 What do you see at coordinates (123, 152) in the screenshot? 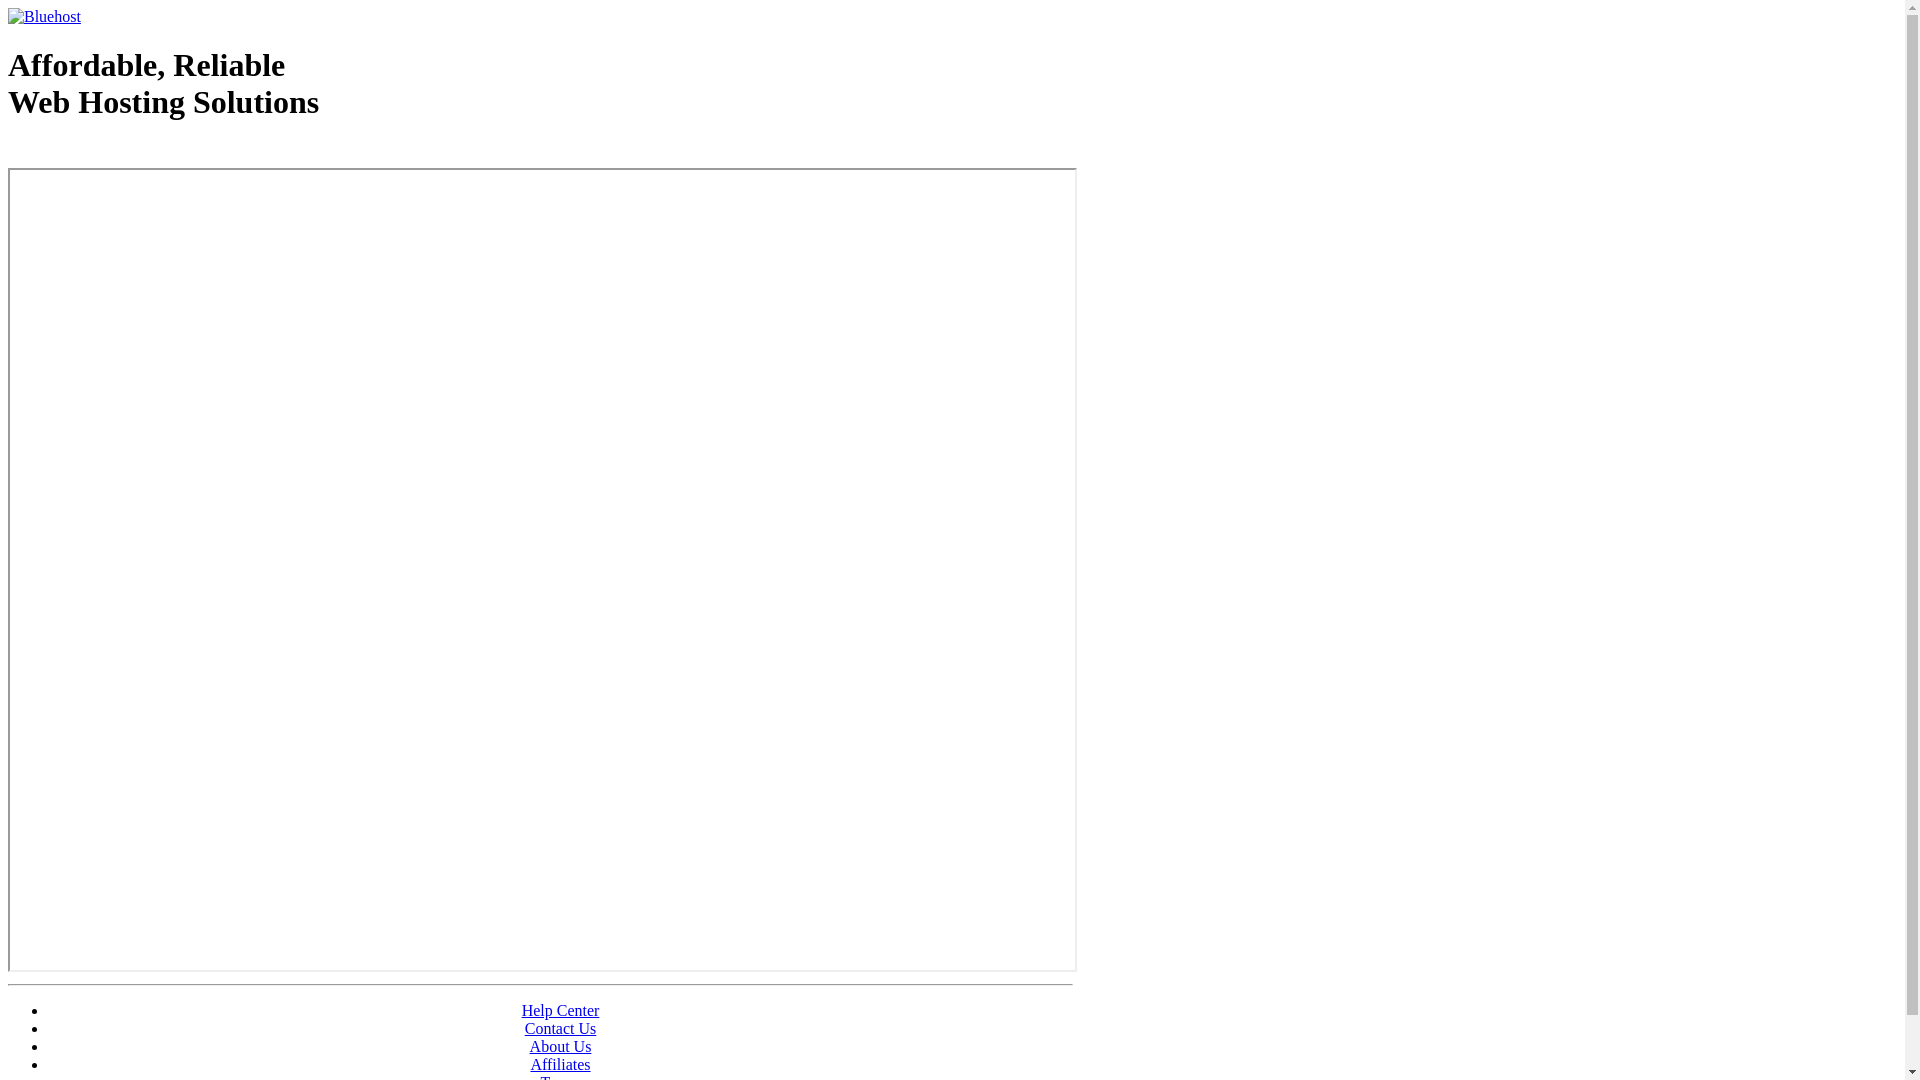
I see `'Web Hosting - courtesy of www.bluehost.com'` at bounding box center [123, 152].